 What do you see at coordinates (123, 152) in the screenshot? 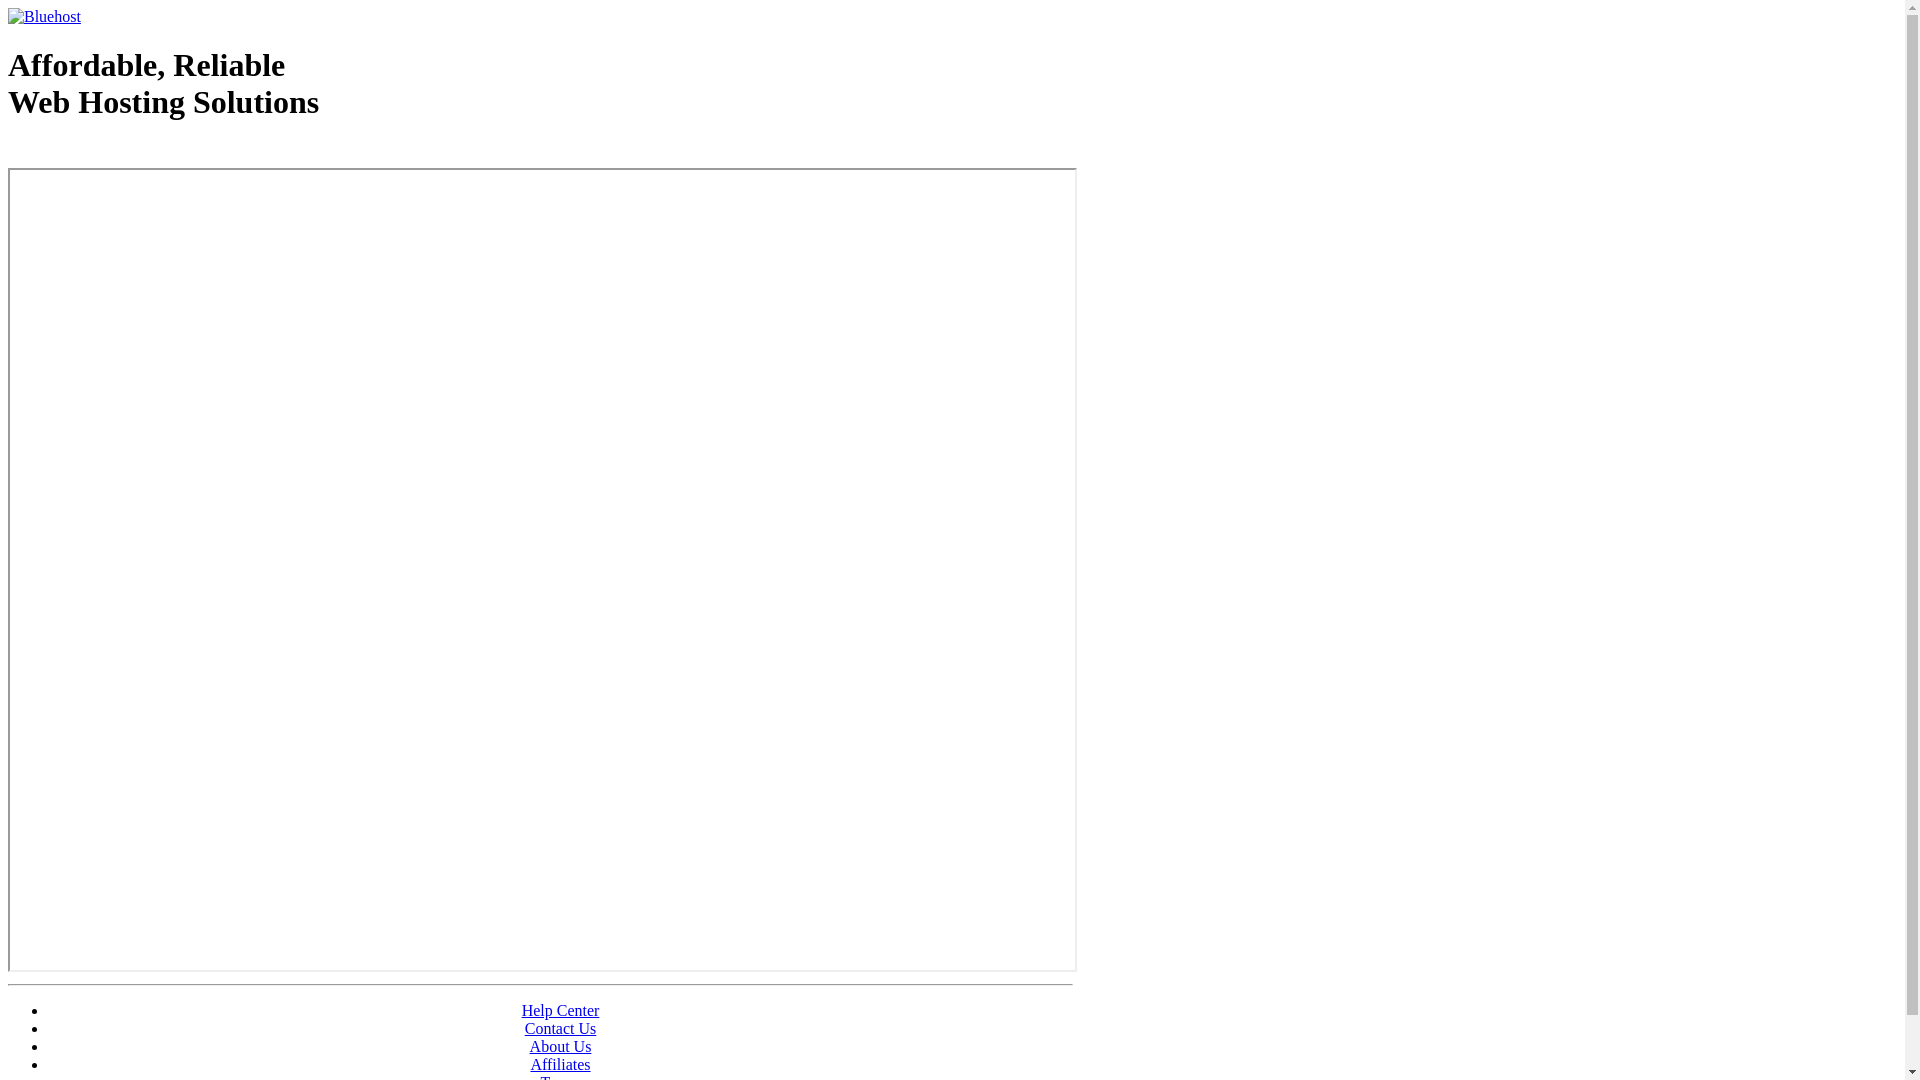
I see `'Web Hosting - courtesy of www.bluehost.com'` at bounding box center [123, 152].